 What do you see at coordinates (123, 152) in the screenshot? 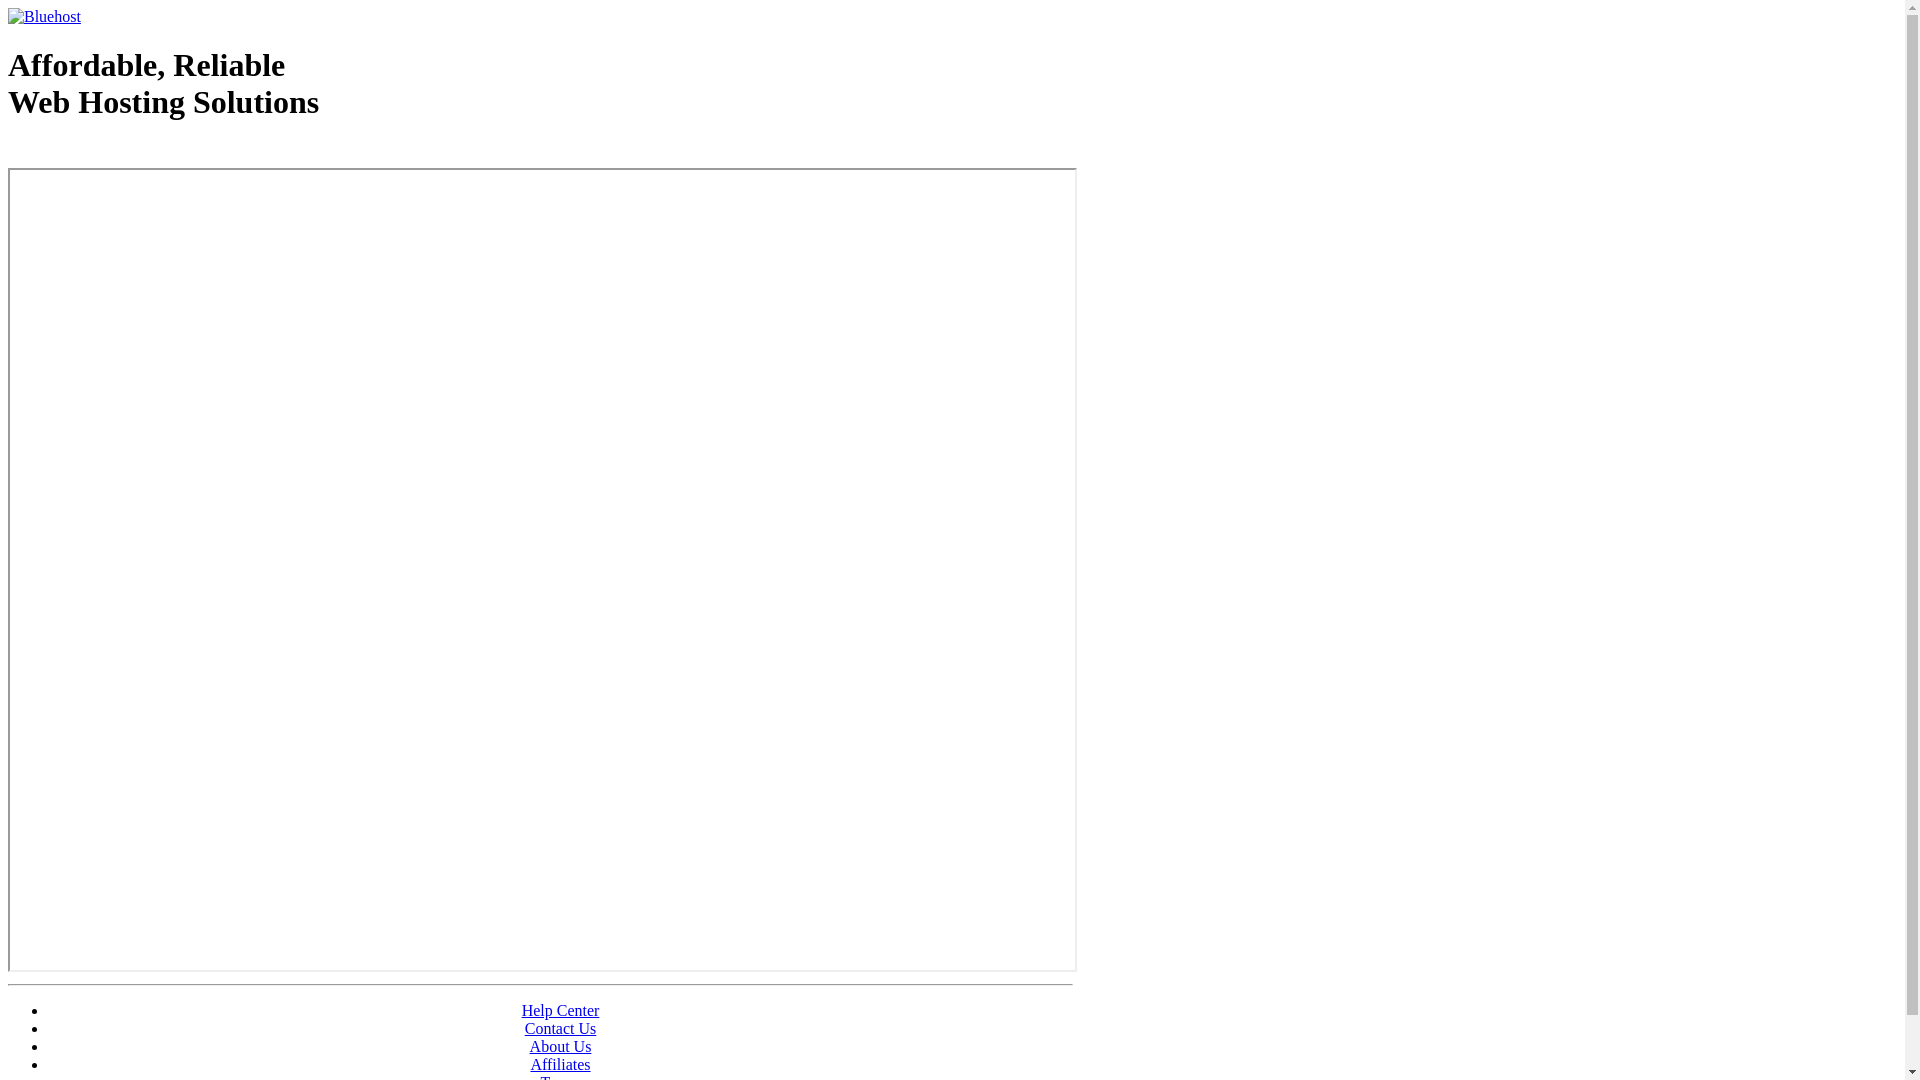
I see `'Web Hosting - courtesy of www.bluehost.com'` at bounding box center [123, 152].